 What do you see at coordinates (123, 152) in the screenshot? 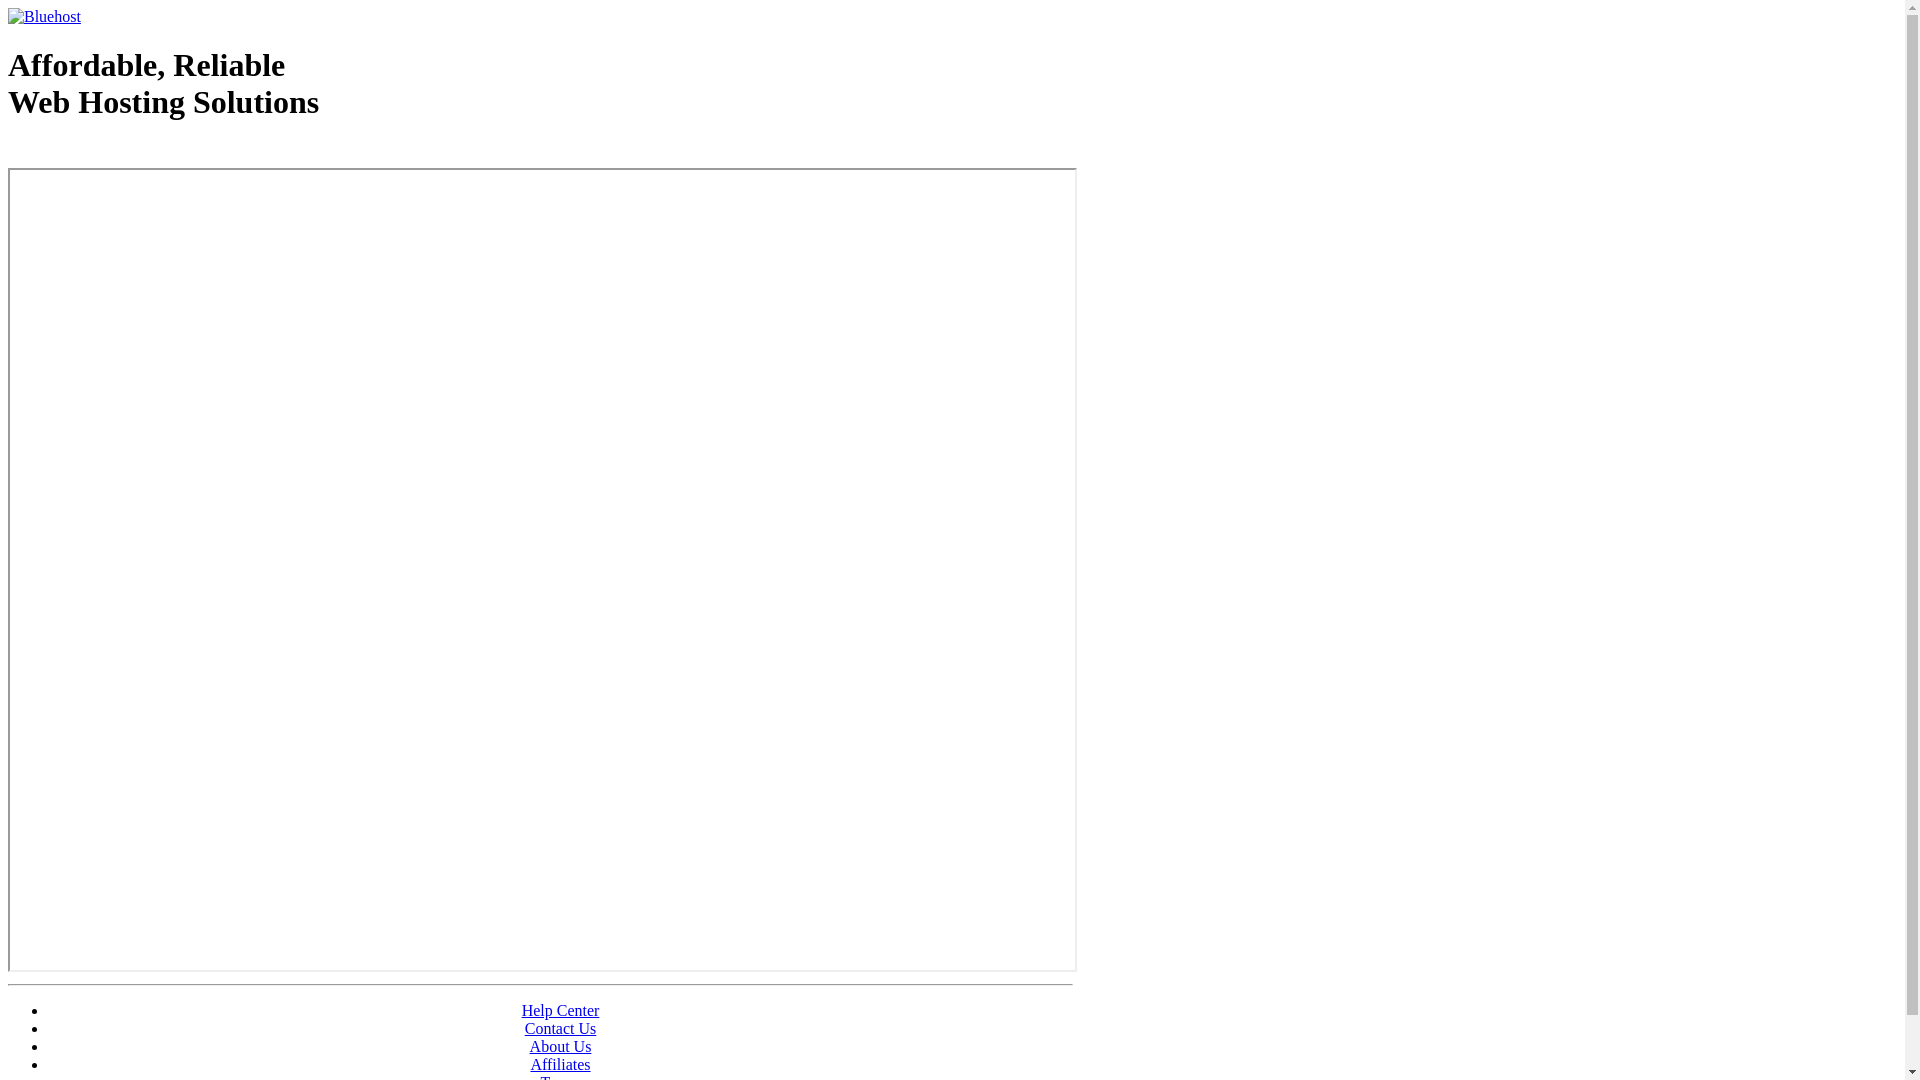
I see `'Web Hosting - courtesy of www.bluehost.com'` at bounding box center [123, 152].